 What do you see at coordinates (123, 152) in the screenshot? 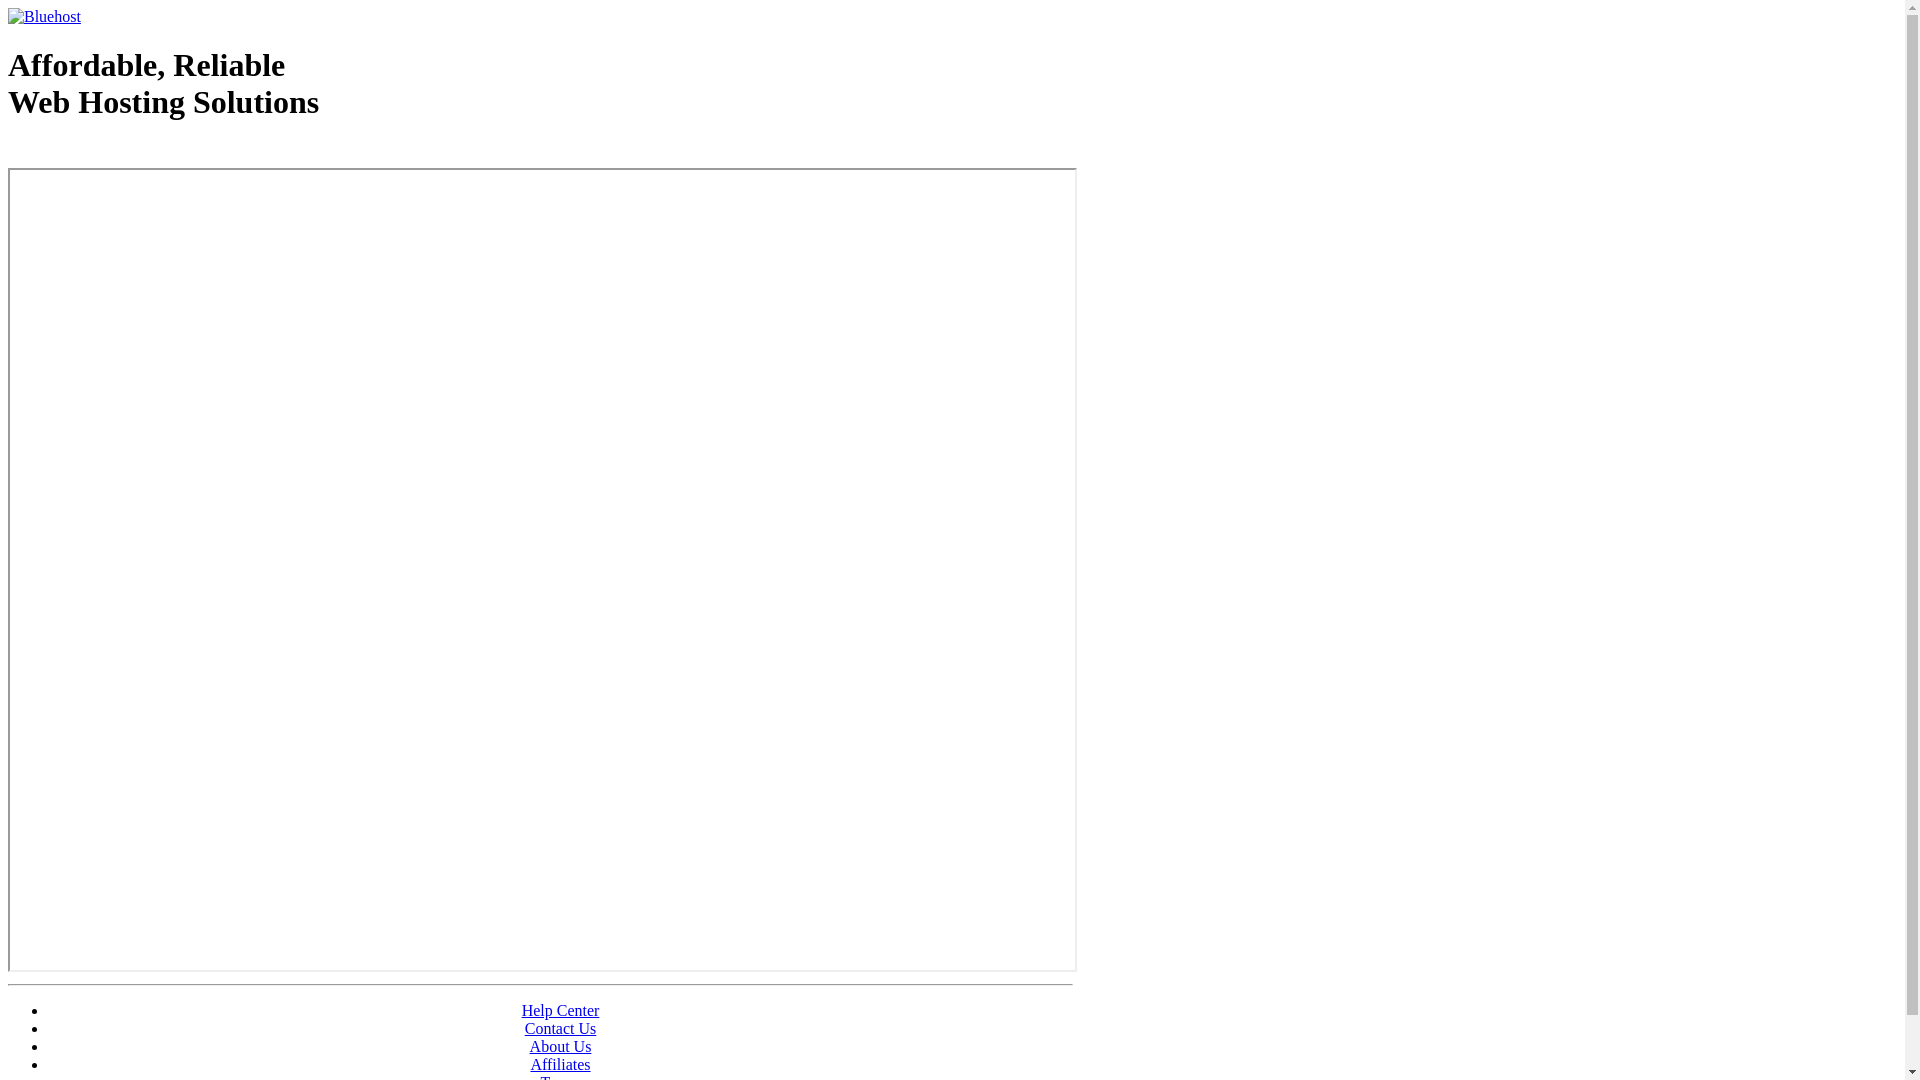
I see `'Web Hosting - courtesy of www.bluehost.com'` at bounding box center [123, 152].